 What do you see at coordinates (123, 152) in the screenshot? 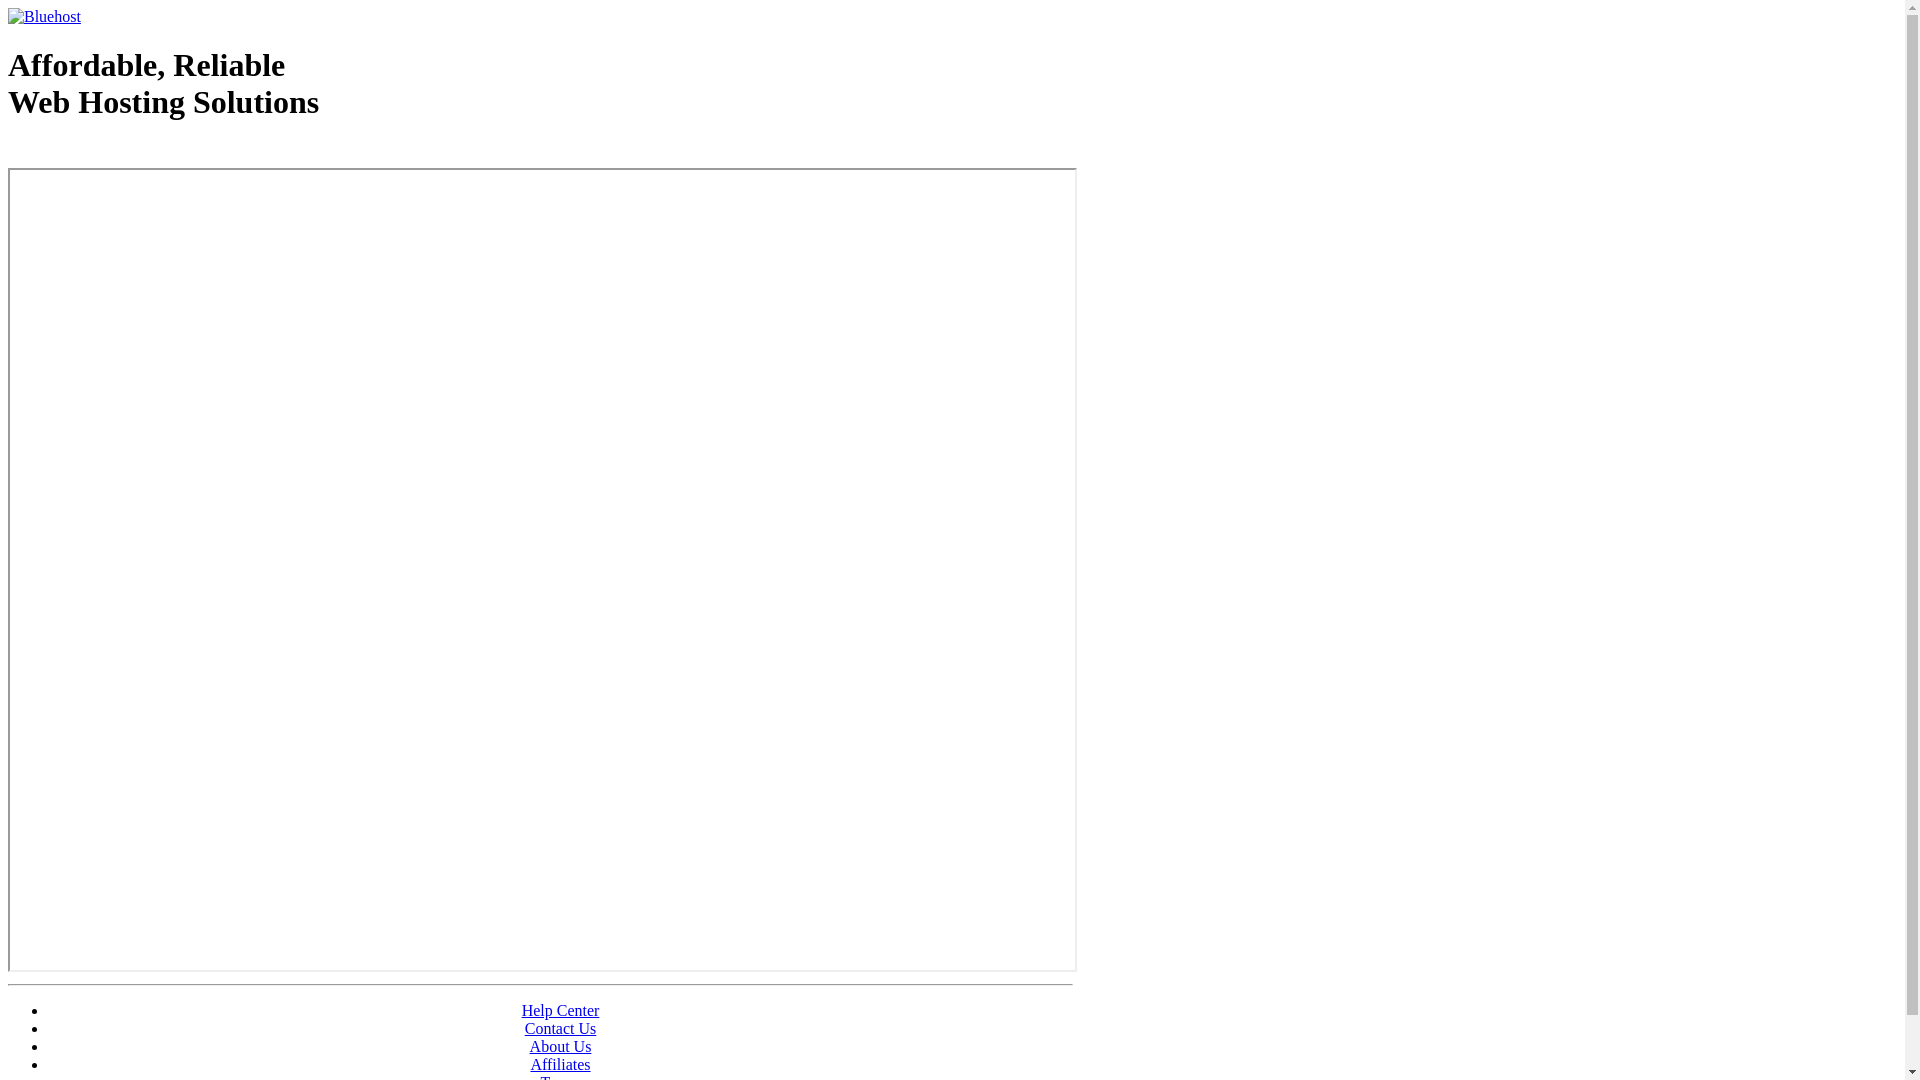
I see `'Web Hosting - courtesy of www.bluehost.com'` at bounding box center [123, 152].